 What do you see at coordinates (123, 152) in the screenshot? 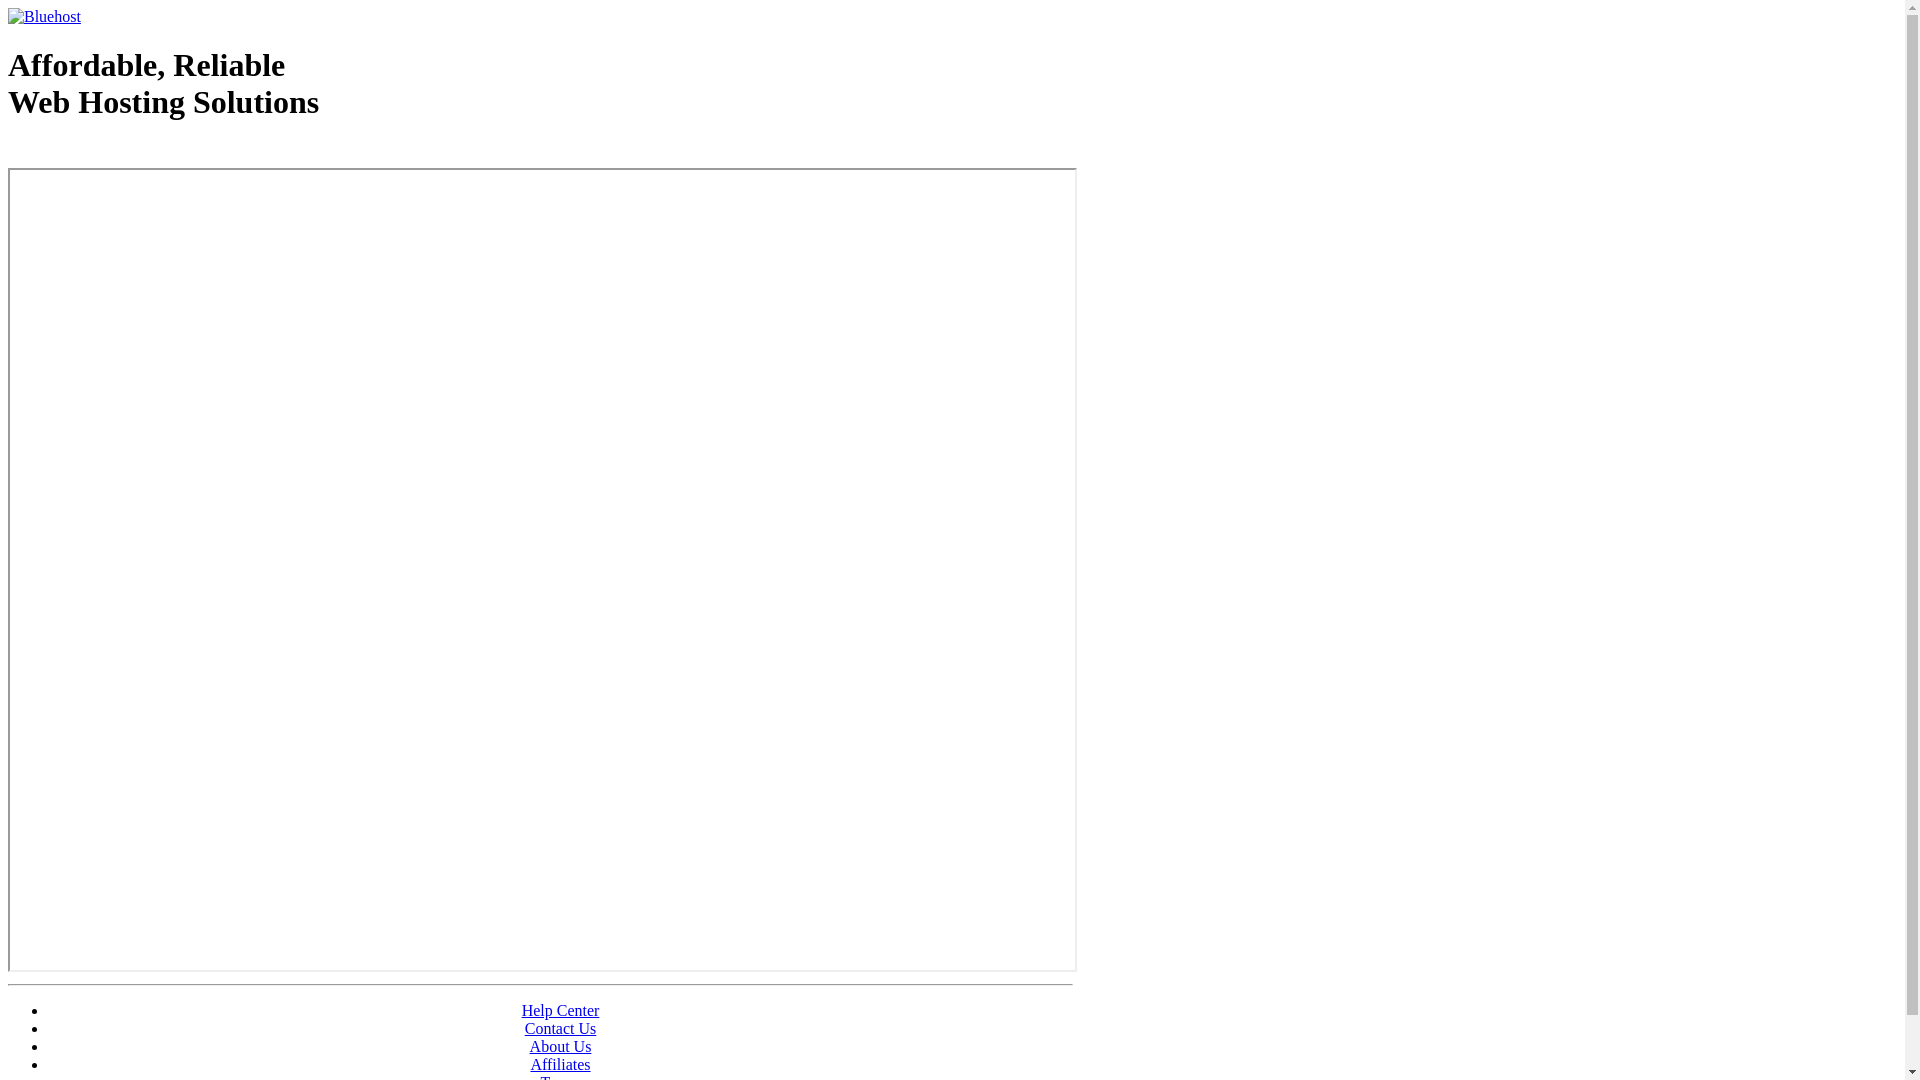
I see `'Web Hosting - courtesy of www.bluehost.com'` at bounding box center [123, 152].